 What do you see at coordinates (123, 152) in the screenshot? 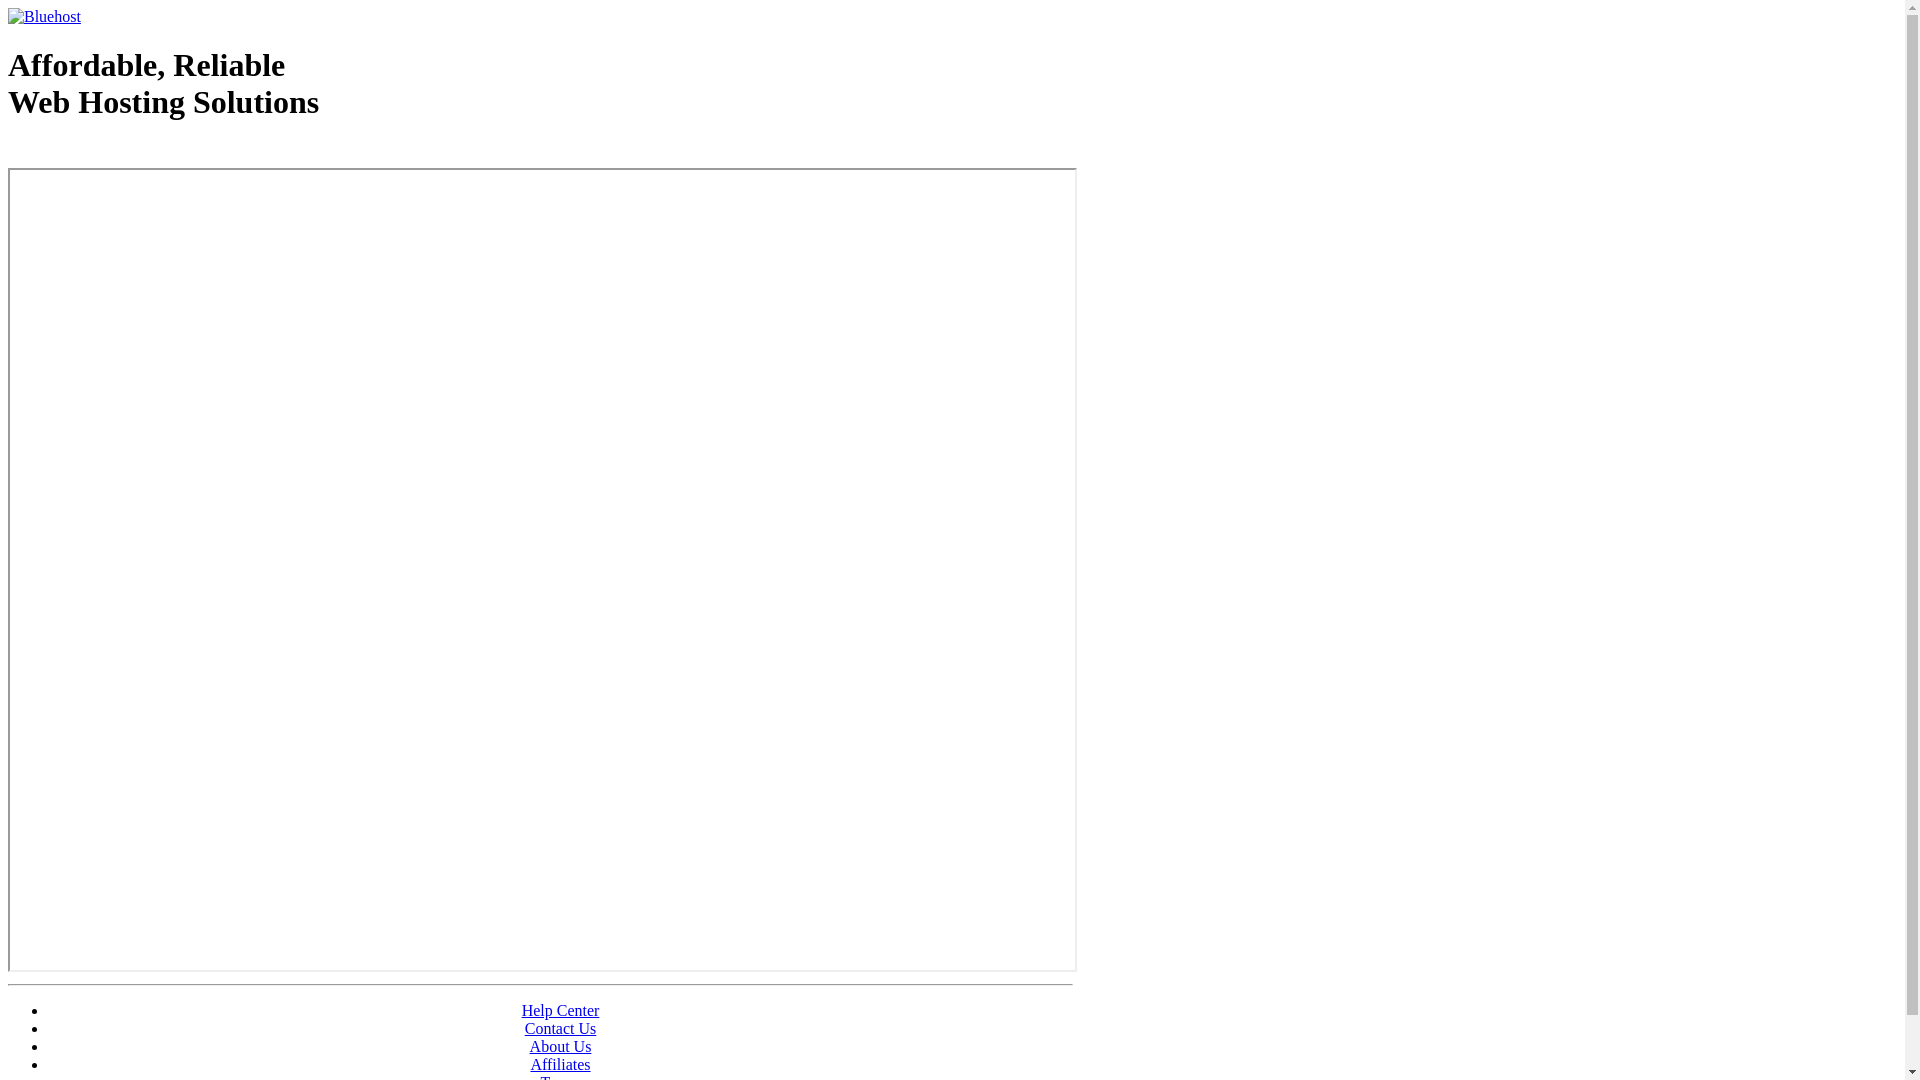
I see `'Web Hosting - courtesy of www.bluehost.com'` at bounding box center [123, 152].